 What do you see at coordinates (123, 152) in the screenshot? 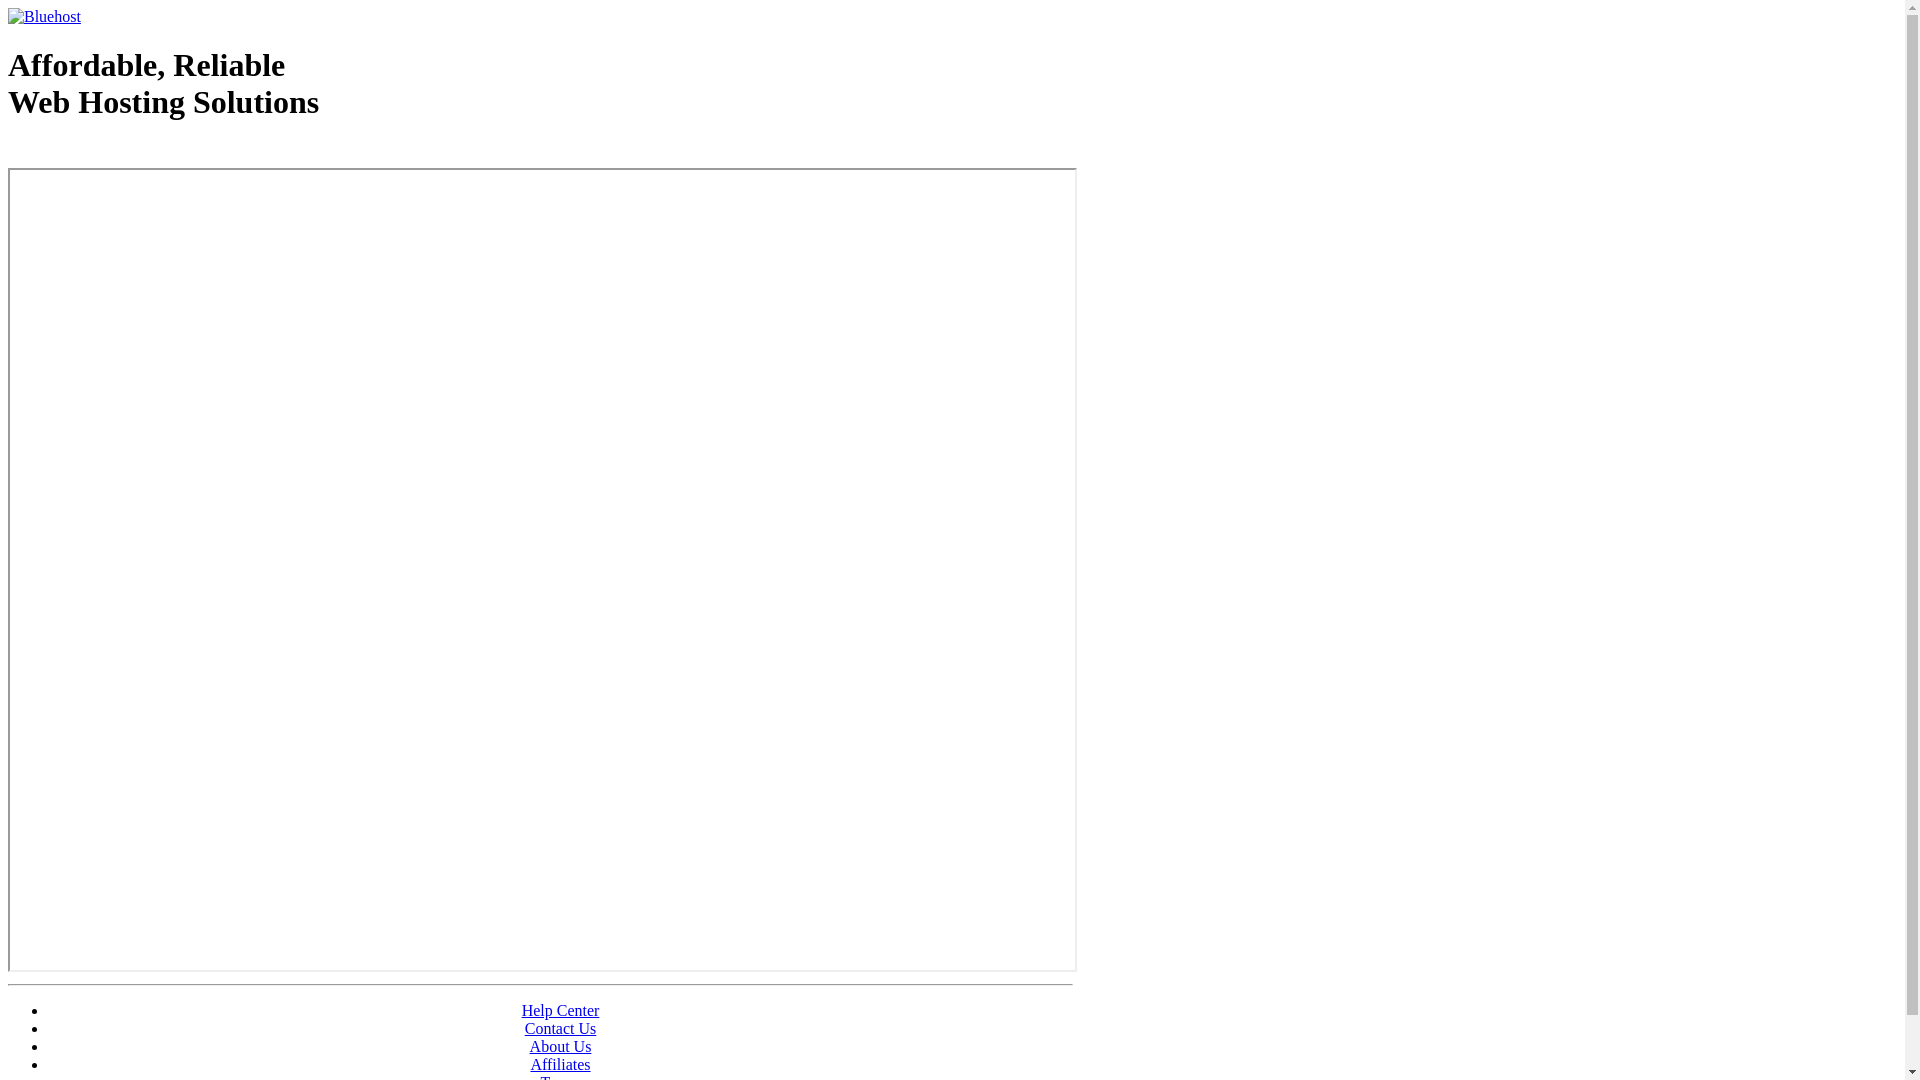
I see `'Web Hosting - courtesy of www.bluehost.com'` at bounding box center [123, 152].